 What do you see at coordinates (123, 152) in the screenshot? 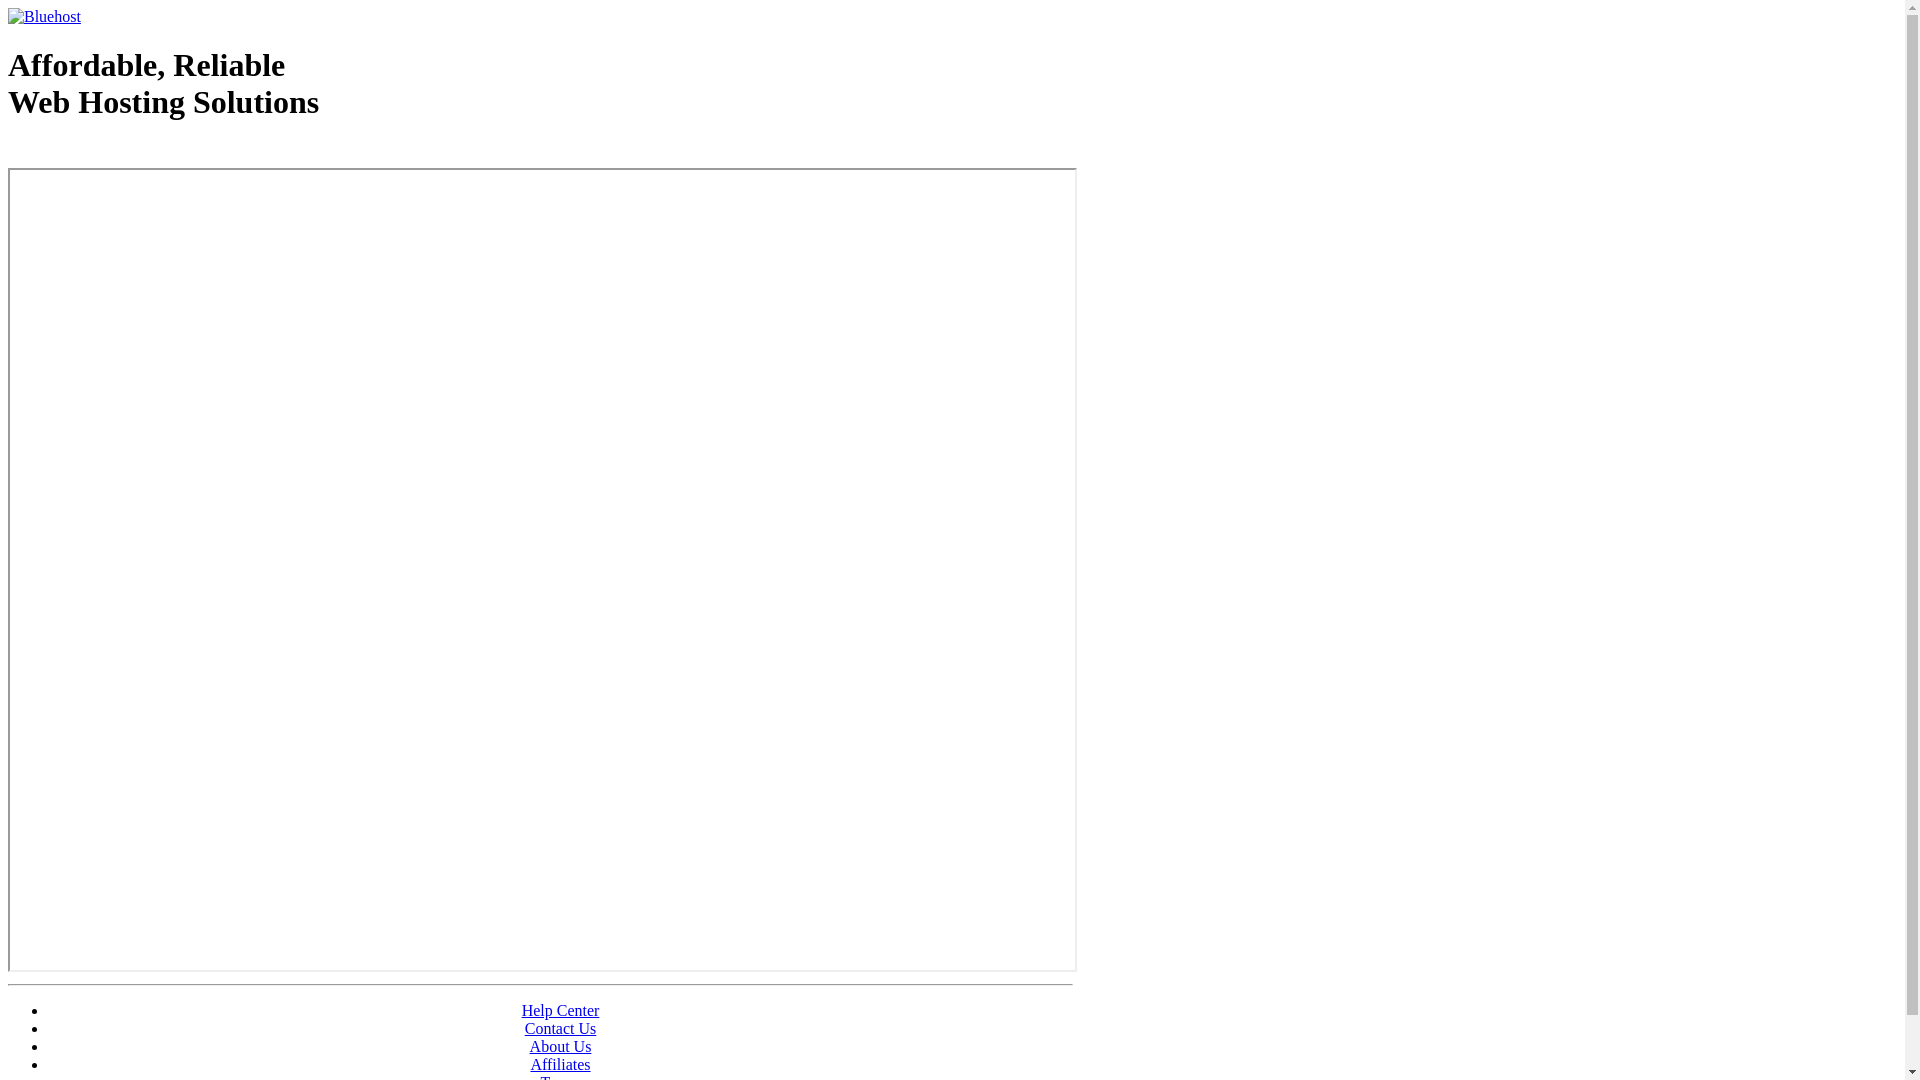
I see `'Web Hosting - courtesy of www.bluehost.com'` at bounding box center [123, 152].